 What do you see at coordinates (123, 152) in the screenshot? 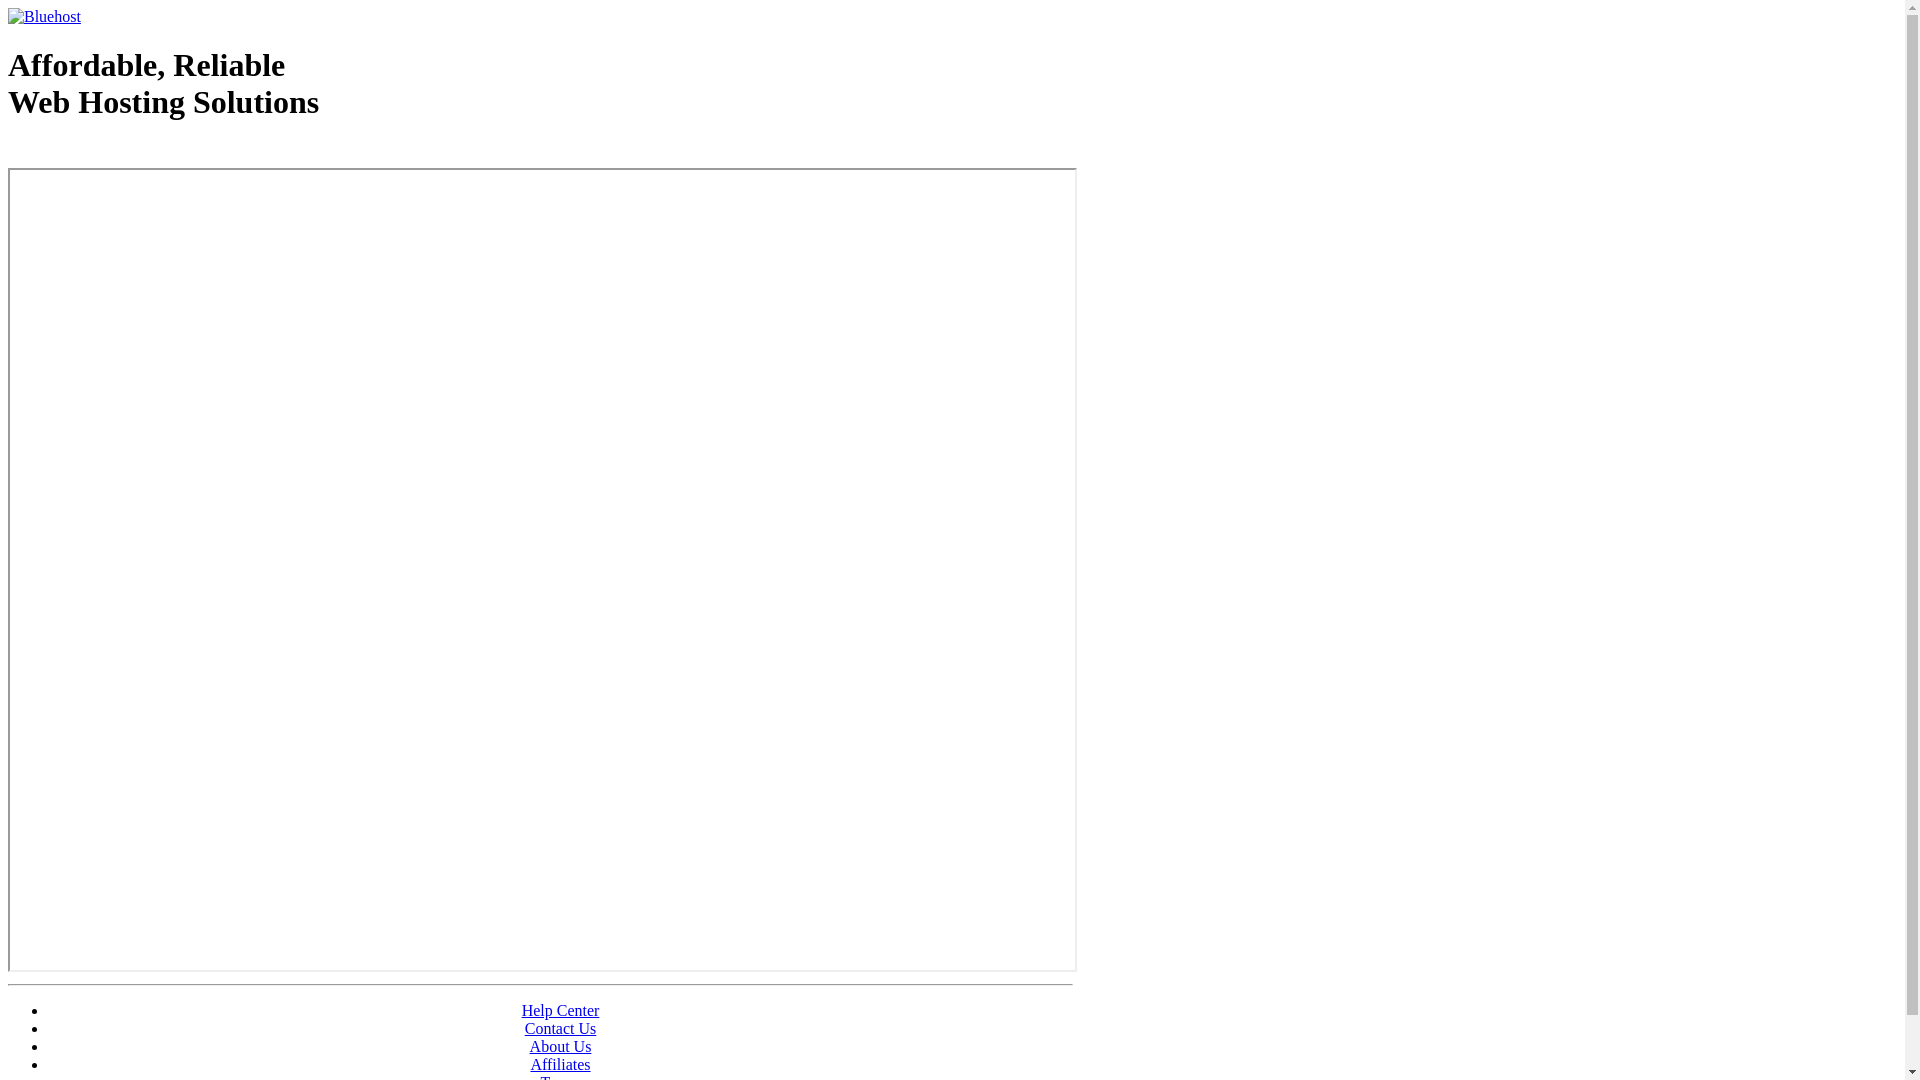
I see `'Web Hosting - courtesy of www.bluehost.com'` at bounding box center [123, 152].